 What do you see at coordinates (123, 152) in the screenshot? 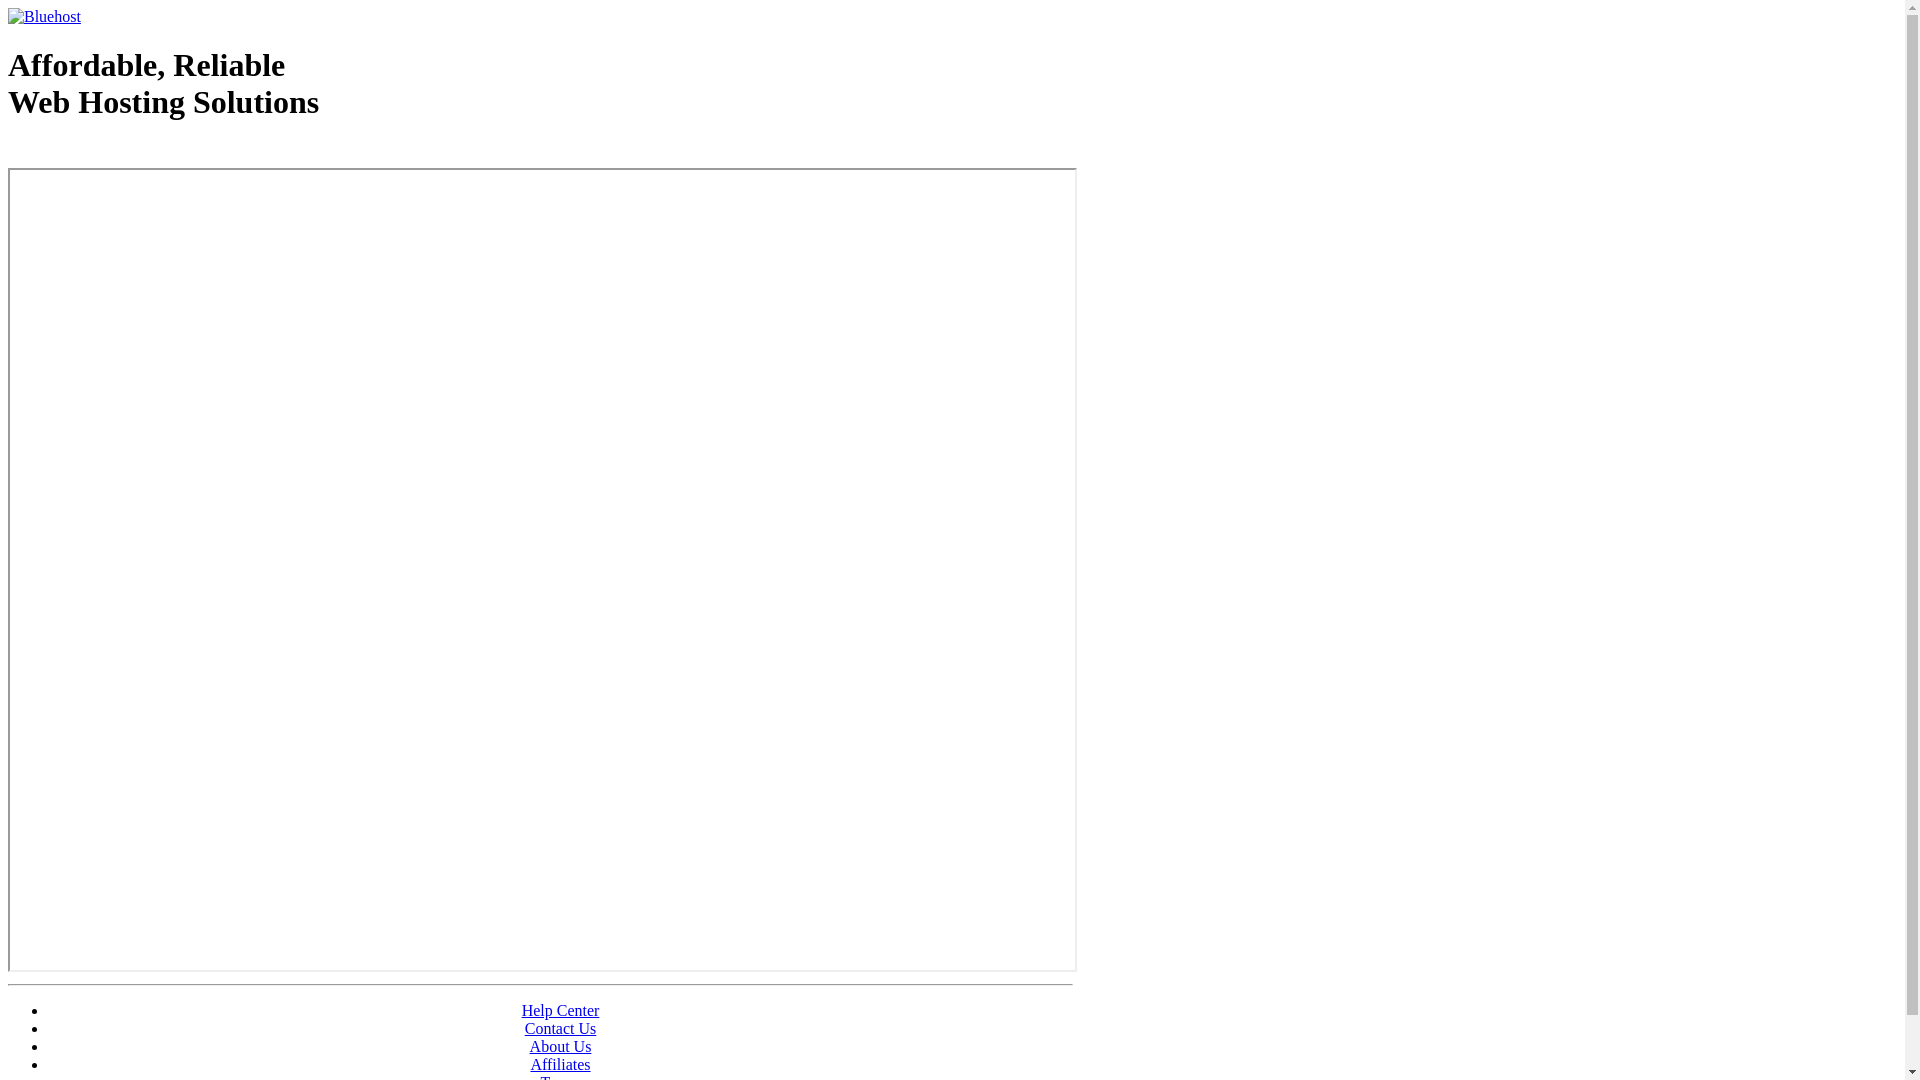
I see `'Web Hosting - courtesy of www.bluehost.com'` at bounding box center [123, 152].